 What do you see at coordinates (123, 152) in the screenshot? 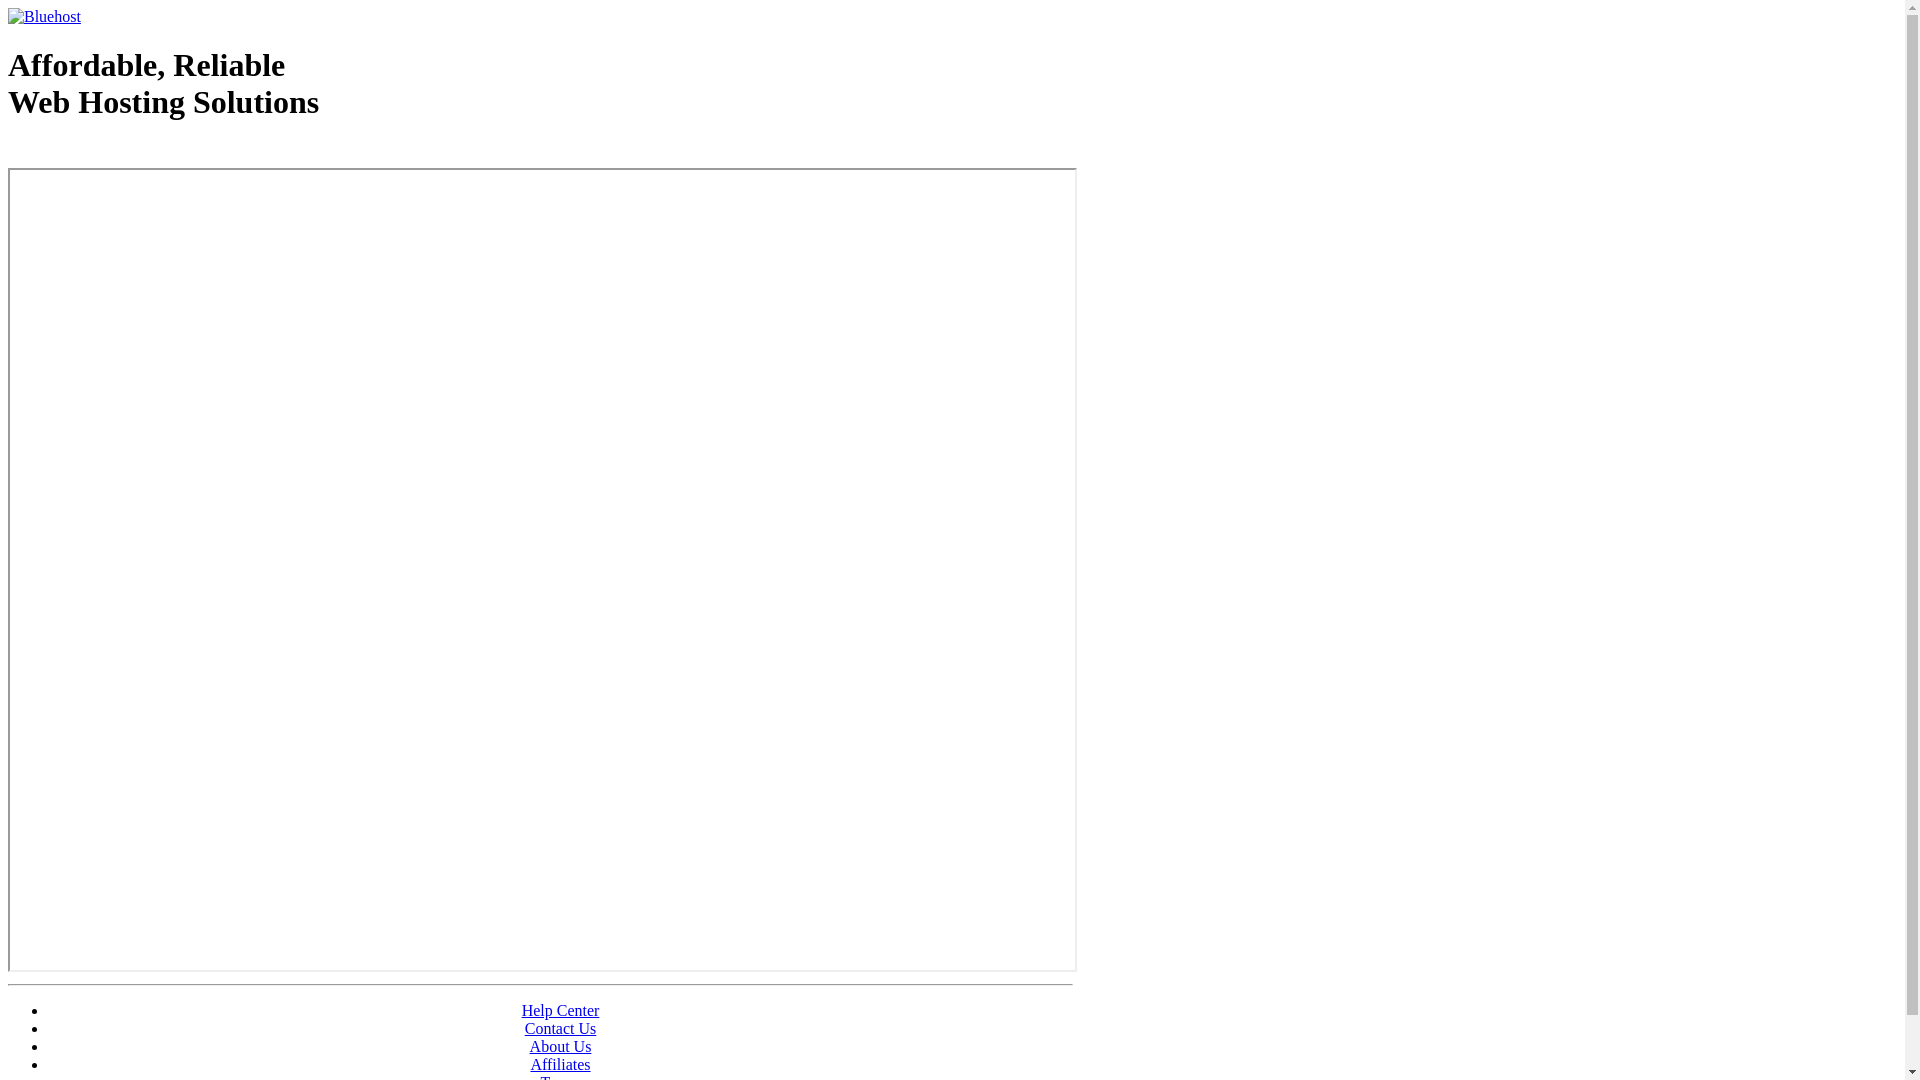
I see `'Web Hosting - courtesy of www.bluehost.com'` at bounding box center [123, 152].